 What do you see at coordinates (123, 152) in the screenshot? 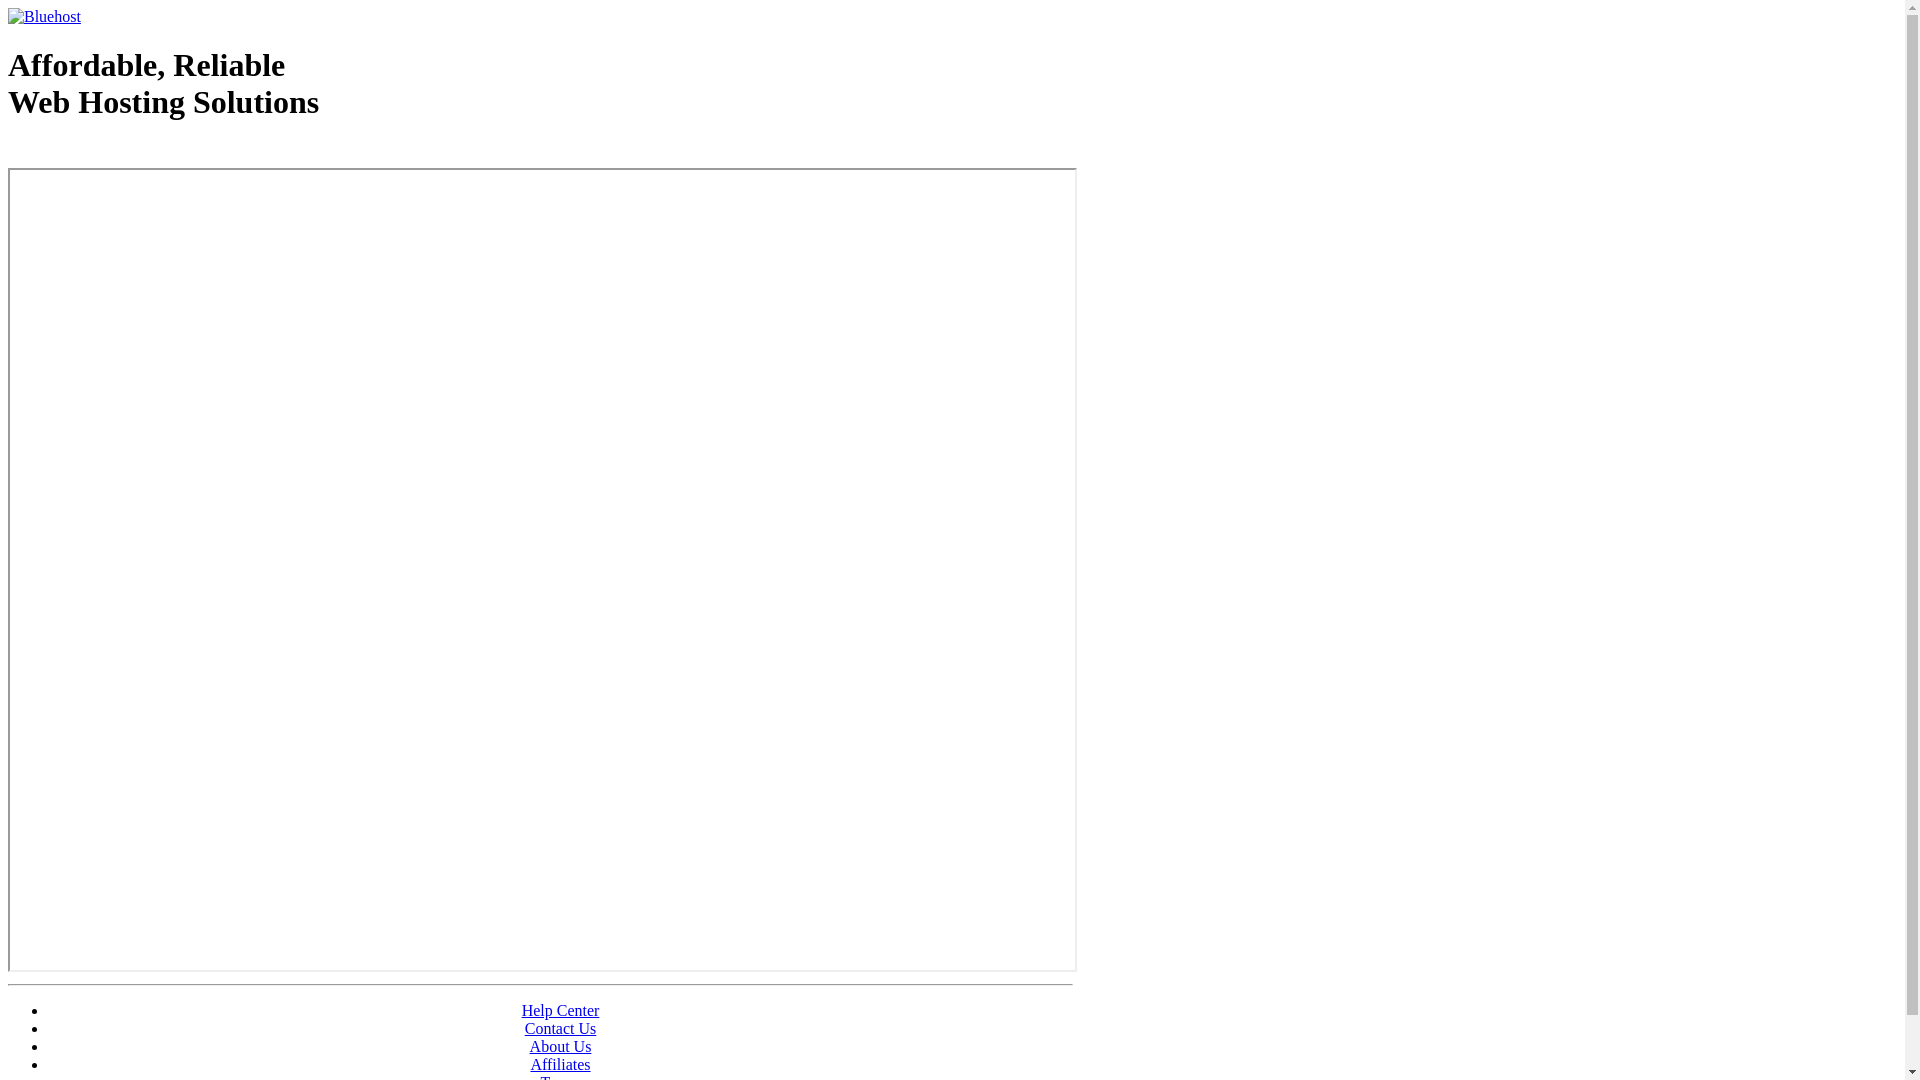
I see `'Web Hosting - courtesy of www.bluehost.com'` at bounding box center [123, 152].